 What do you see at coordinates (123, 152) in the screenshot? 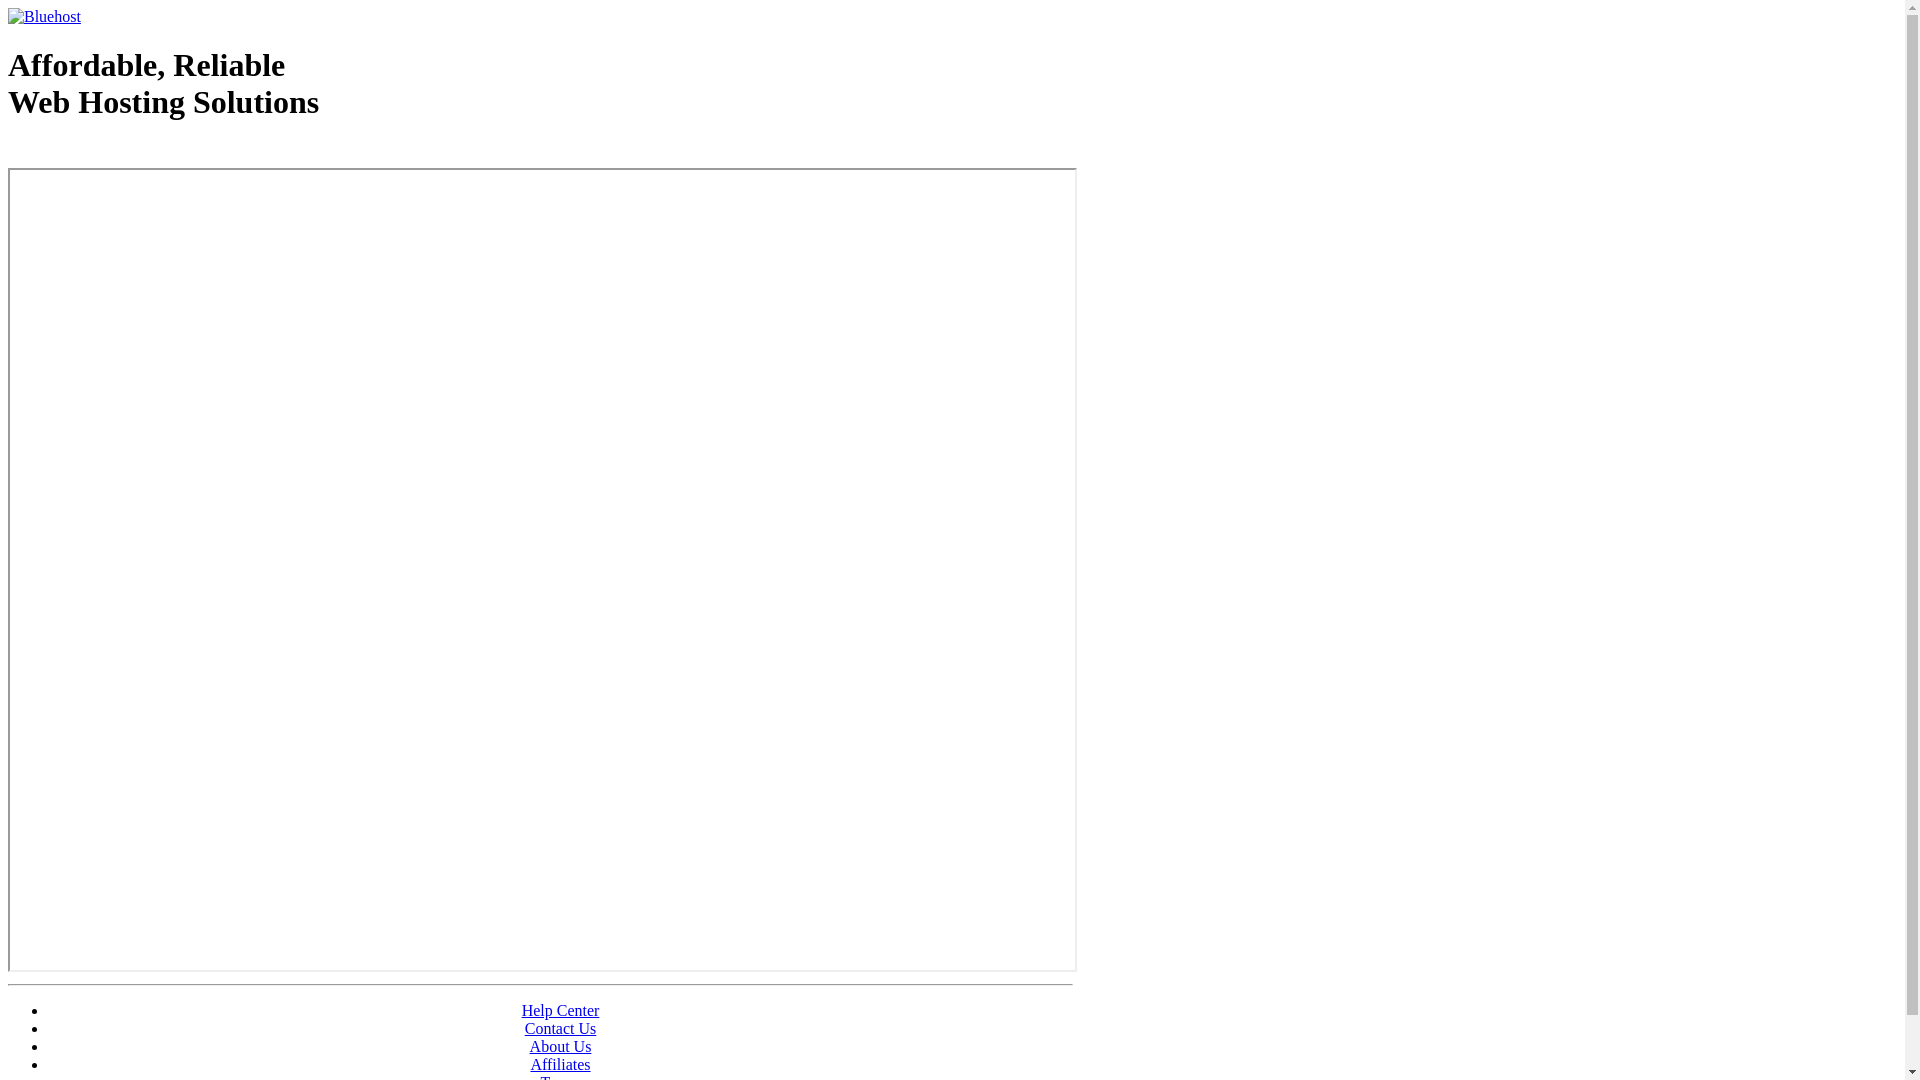
I see `'Web Hosting - courtesy of www.bluehost.com'` at bounding box center [123, 152].